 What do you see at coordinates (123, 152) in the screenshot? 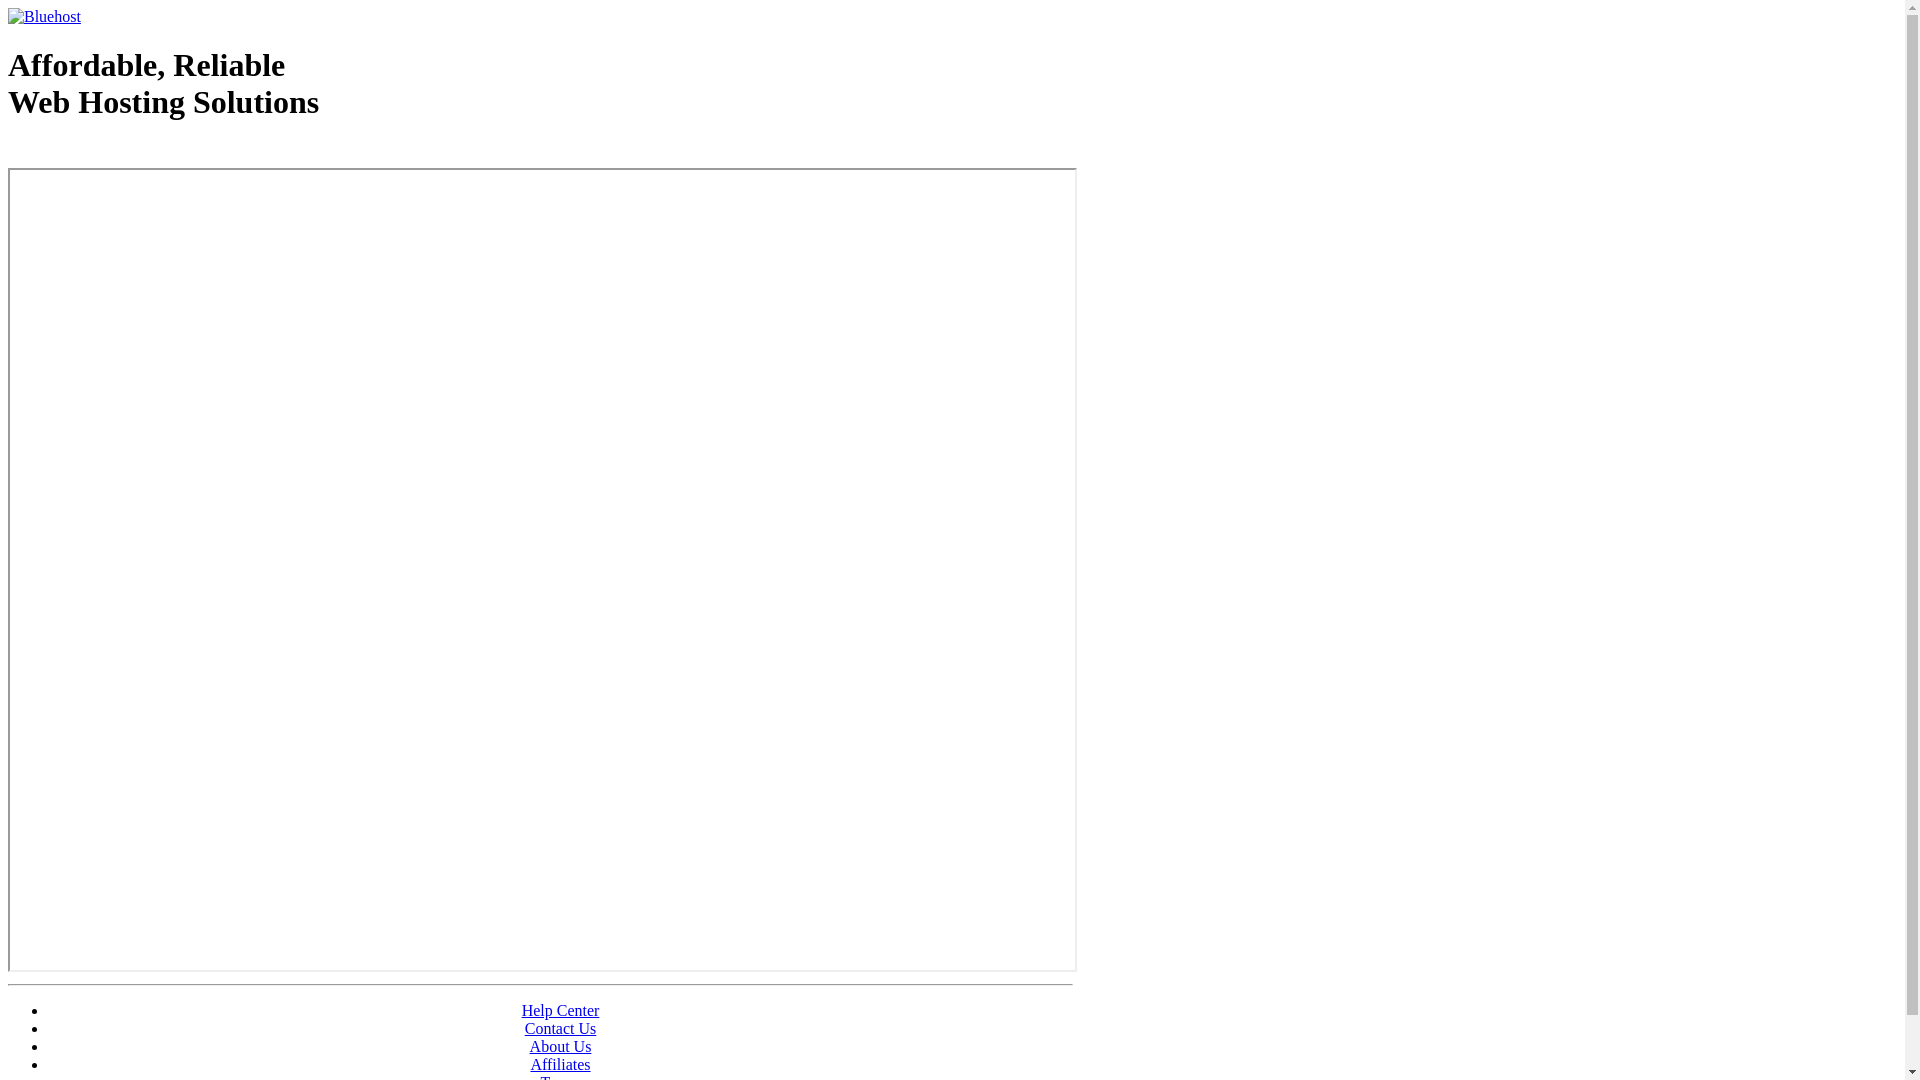
I see `'Web Hosting - courtesy of www.bluehost.com'` at bounding box center [123, 152].